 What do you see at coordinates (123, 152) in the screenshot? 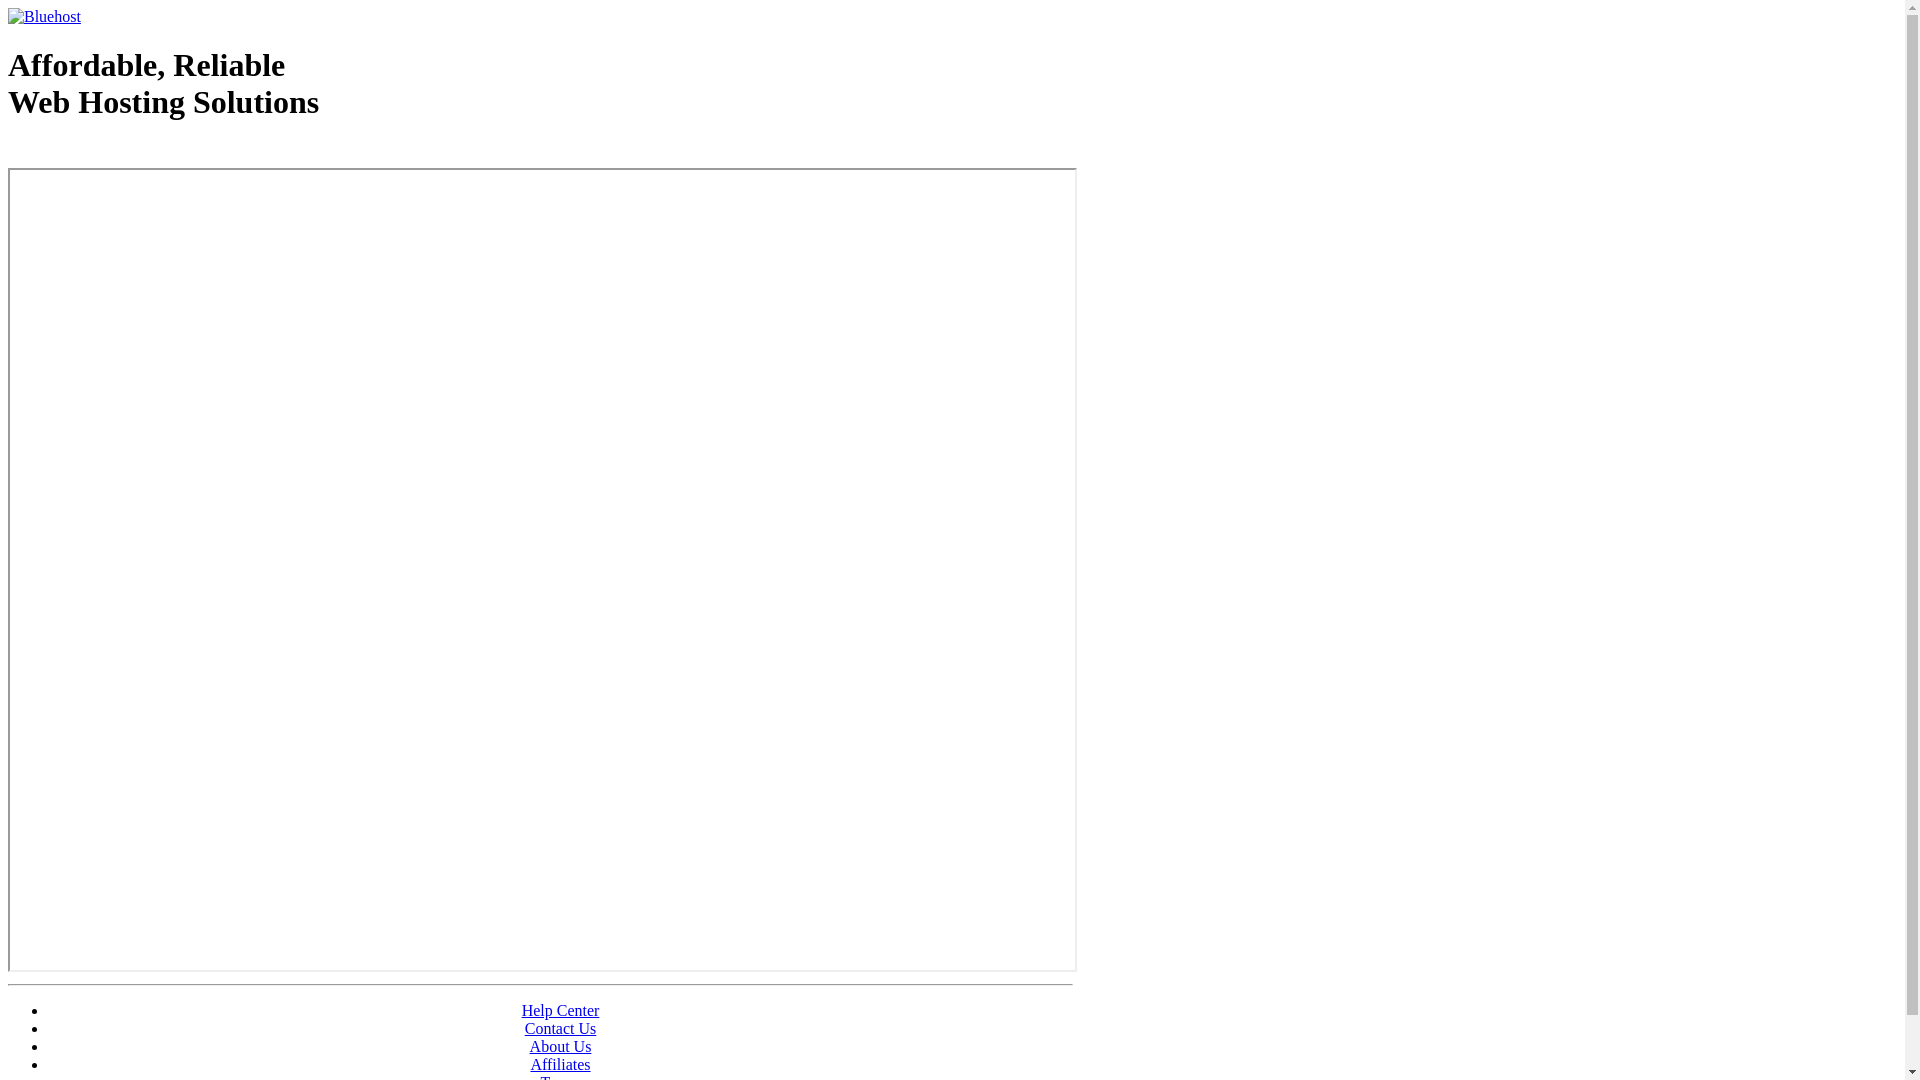
I see `'Web Hosting - courtesy of www.bluehost.com'` at bounding box center [123, 152].